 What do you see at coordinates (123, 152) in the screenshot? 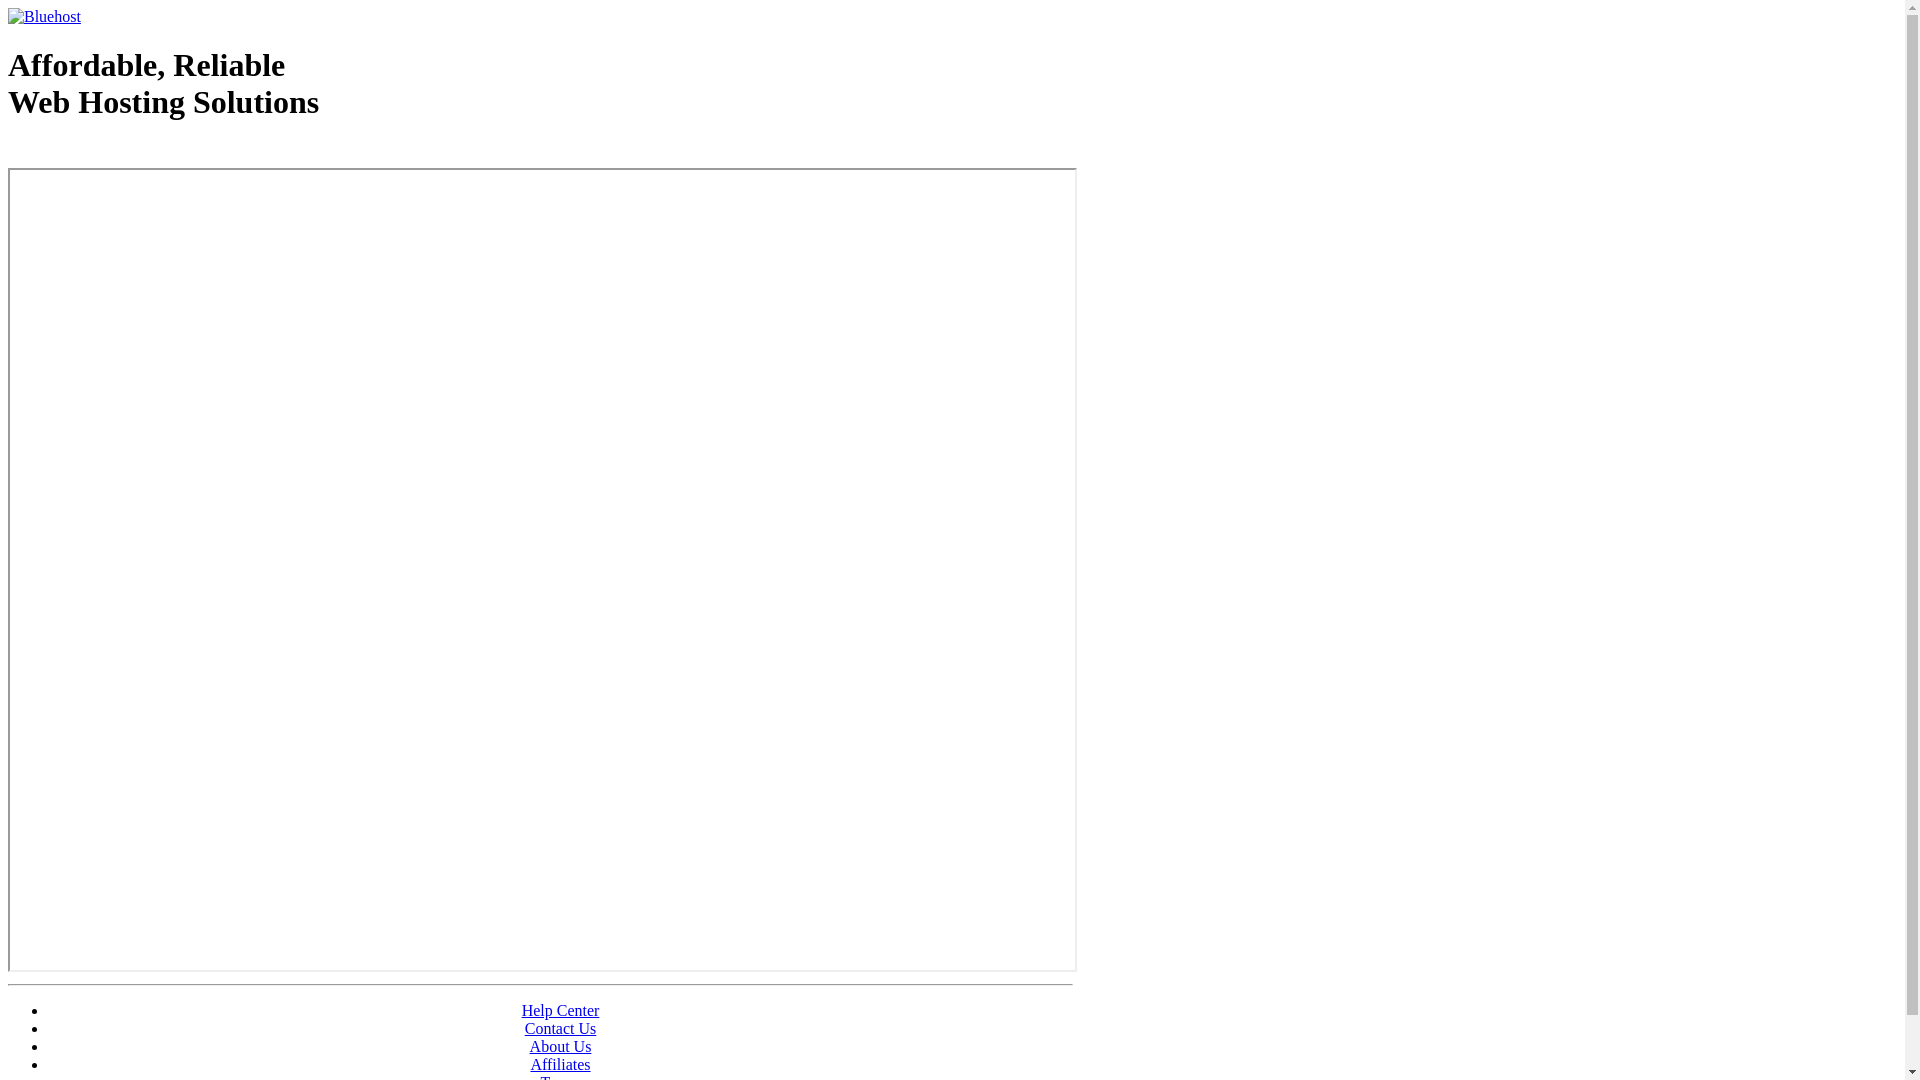
I see `'Web Hosting - courtesy of www.bluehost.com'` at bounding box center [123, 152].